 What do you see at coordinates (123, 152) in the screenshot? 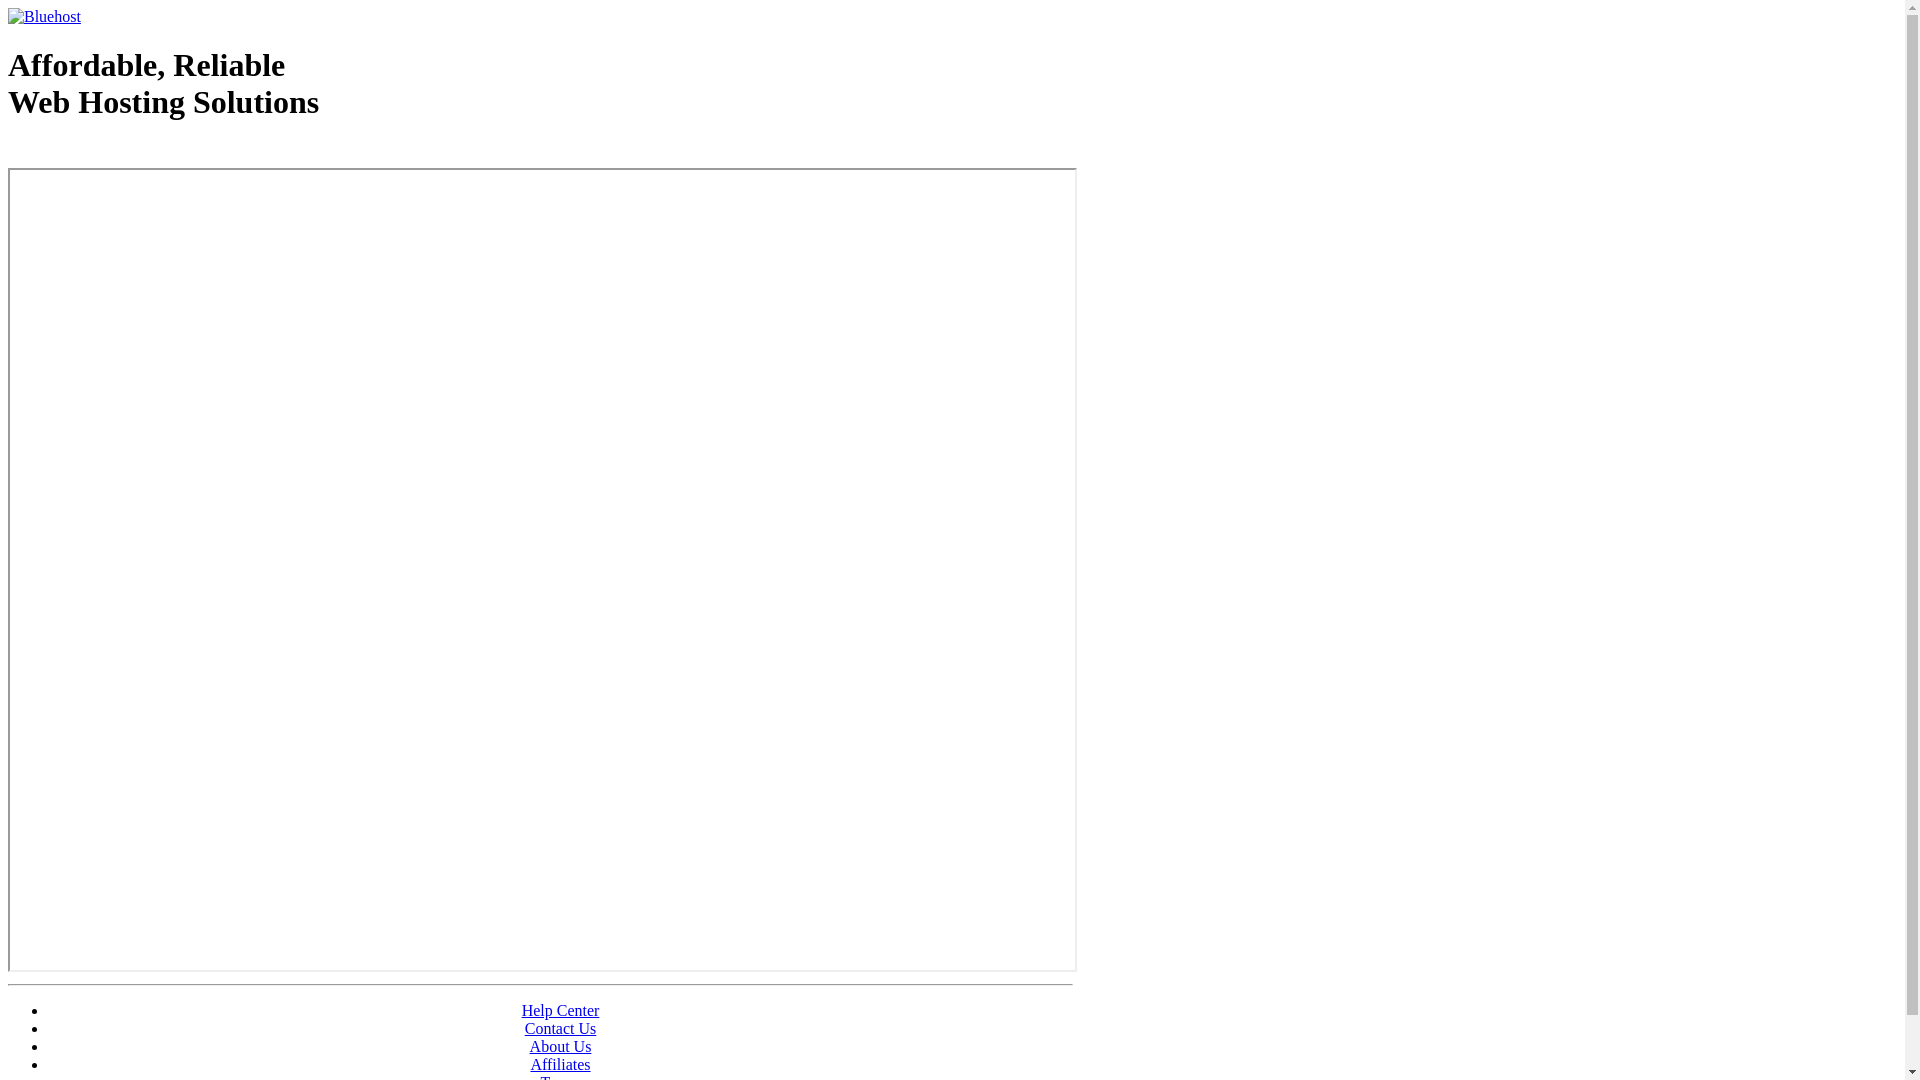
I see `'Web Hosting - courtesy of www.bluehost.com'` at bounding box center [123, 152].